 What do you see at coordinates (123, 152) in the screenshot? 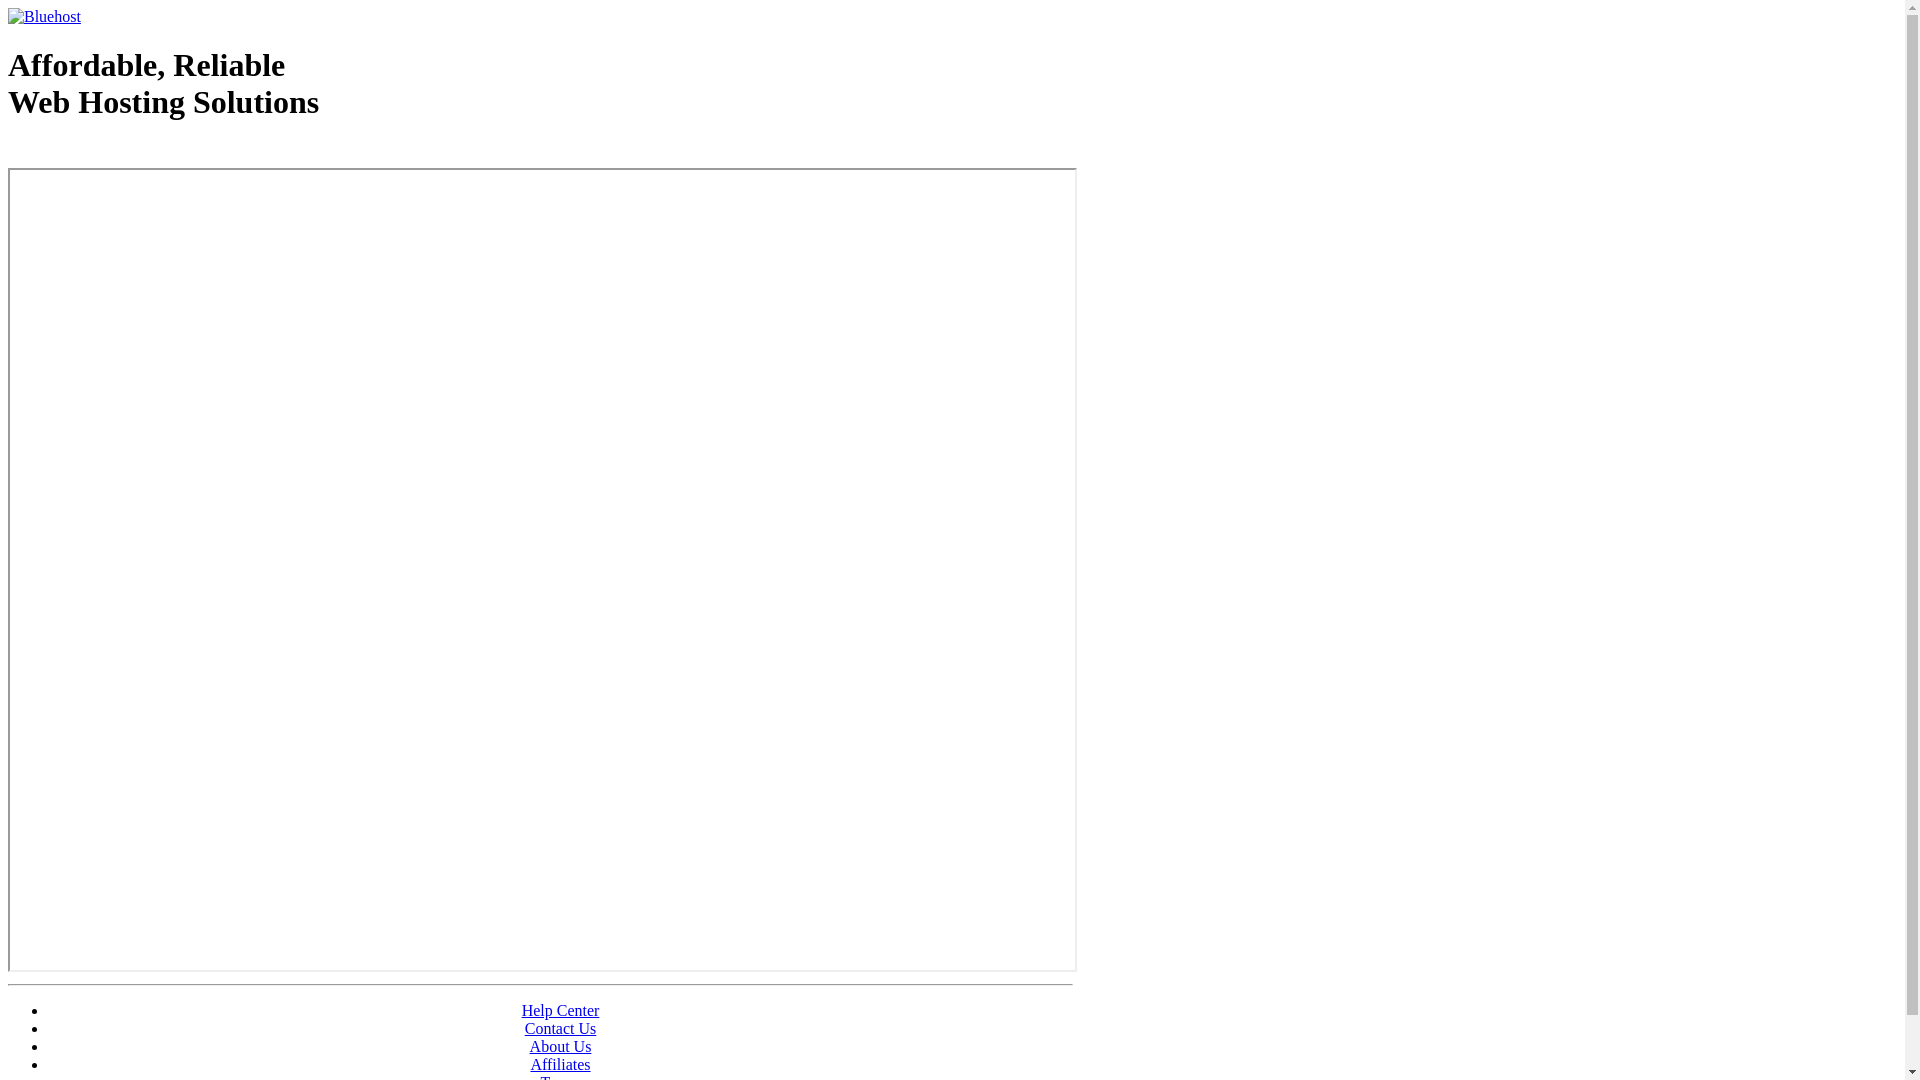
I see `'Web Hosting - courtesy of www.bluehost.com'` at bounding box center [123, 152].